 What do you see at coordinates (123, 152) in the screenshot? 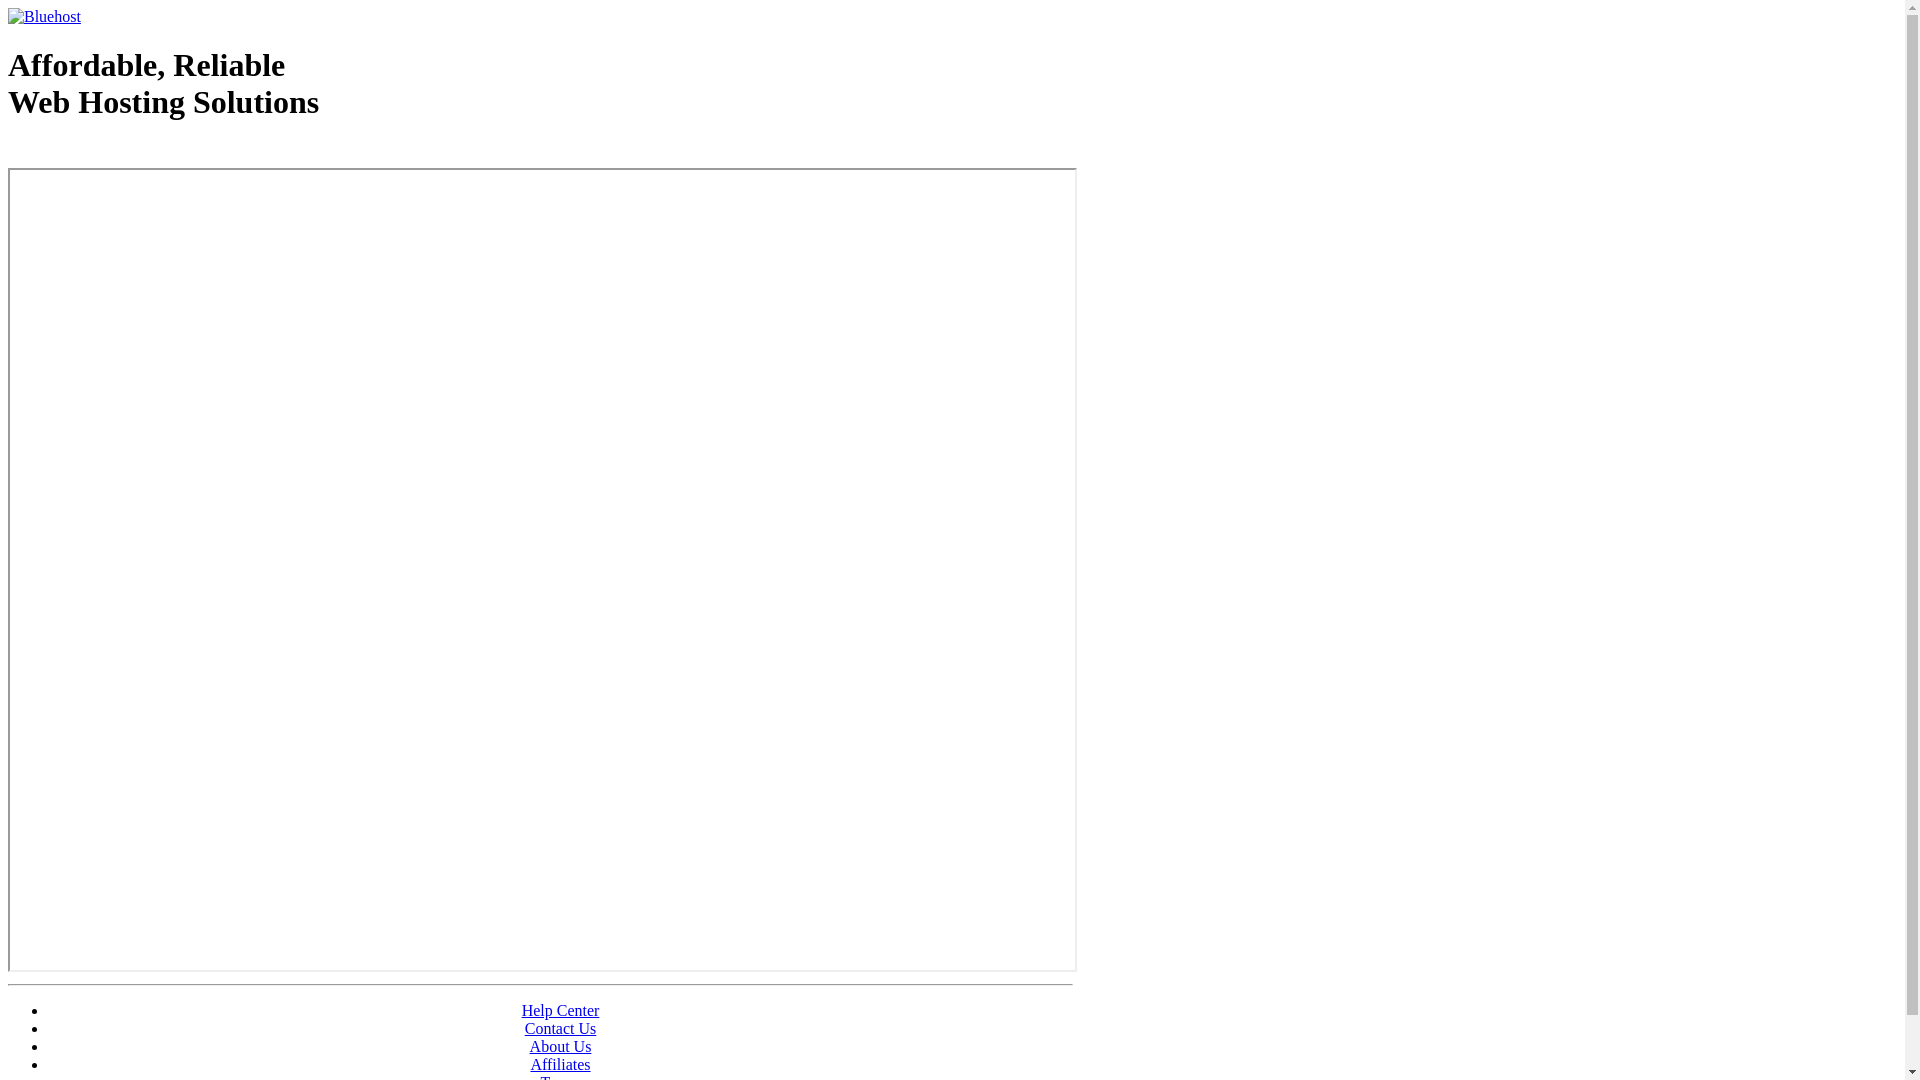
I see `'Web Hosting - courtesy of www.bluehost.com'` at bounding box center [123, 152].